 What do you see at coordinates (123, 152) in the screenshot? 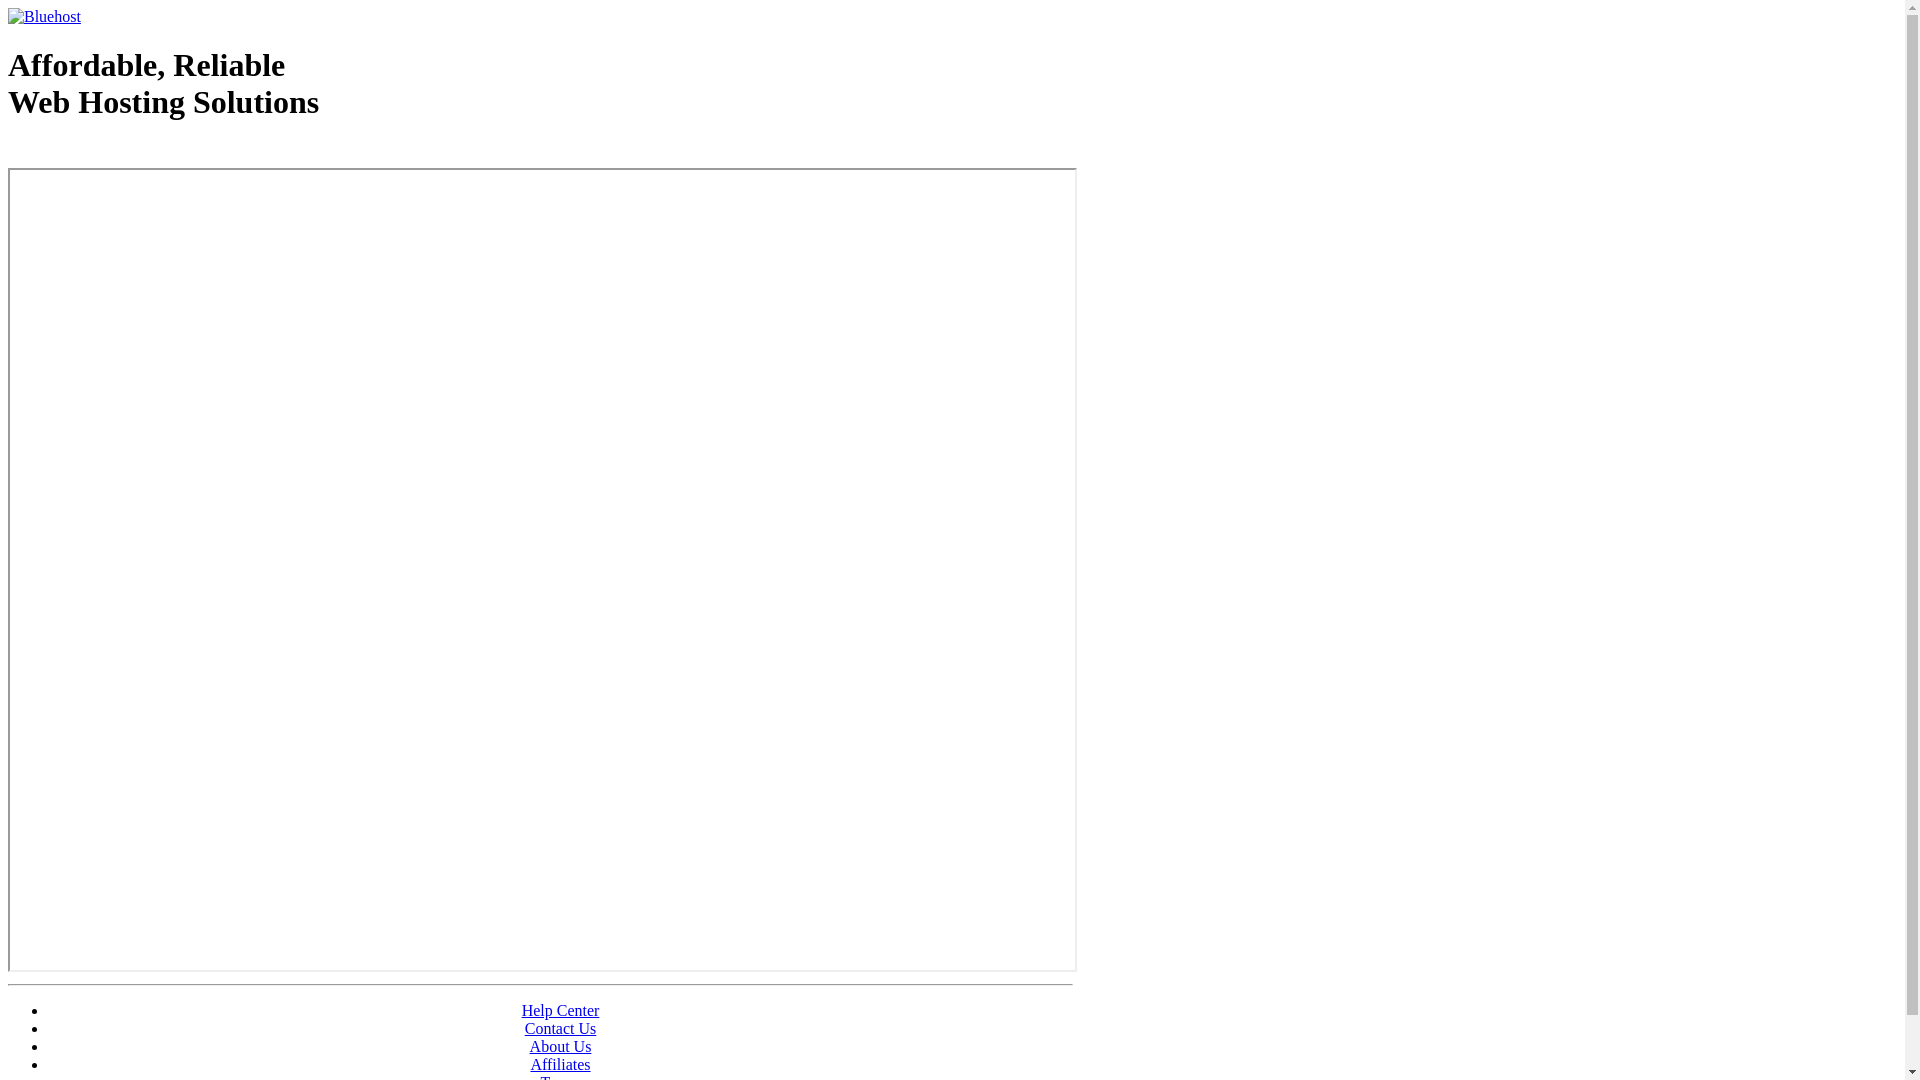
I see `'Web Hosting - courtesy of www.bluehost.com'` at bounding box center [123, 152].